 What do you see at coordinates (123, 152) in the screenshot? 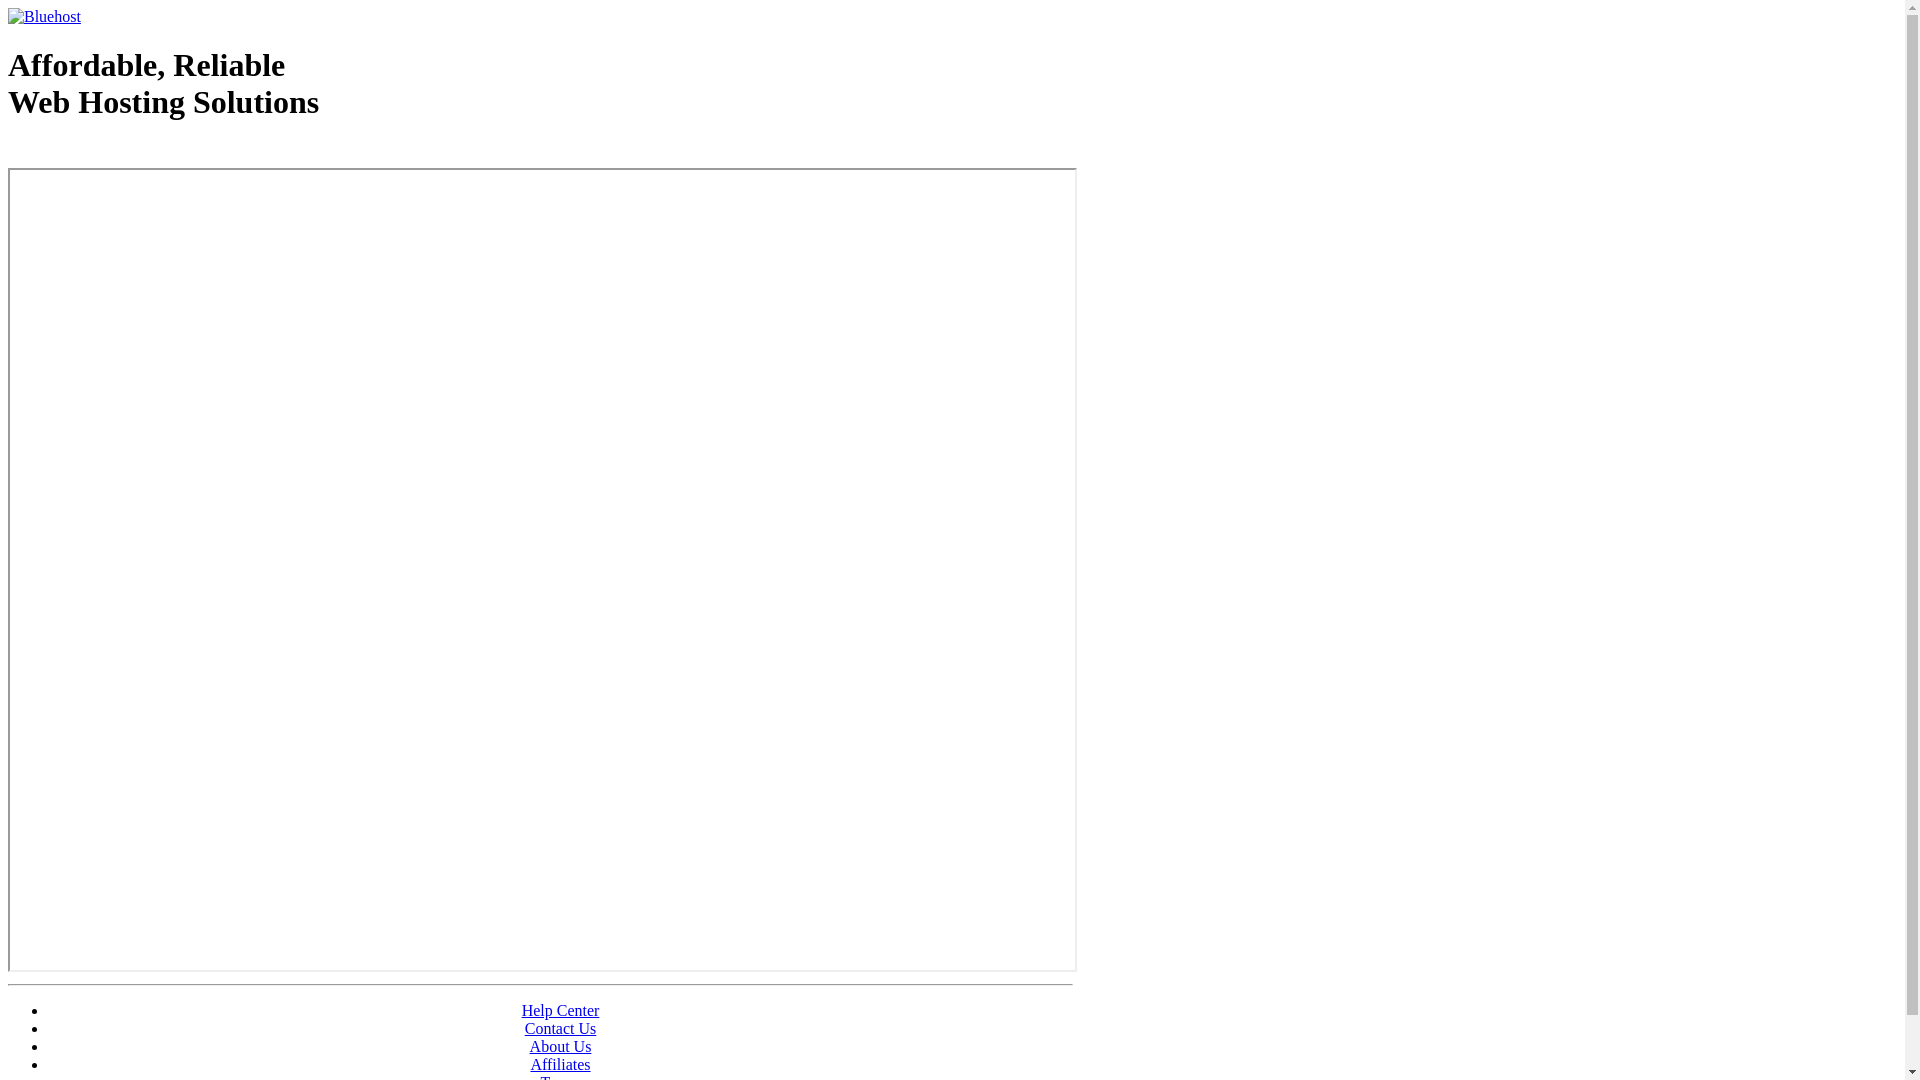
I see `'Web Hosting - courtesy of www.bluehost.com'` at bounding box center [123, 152].